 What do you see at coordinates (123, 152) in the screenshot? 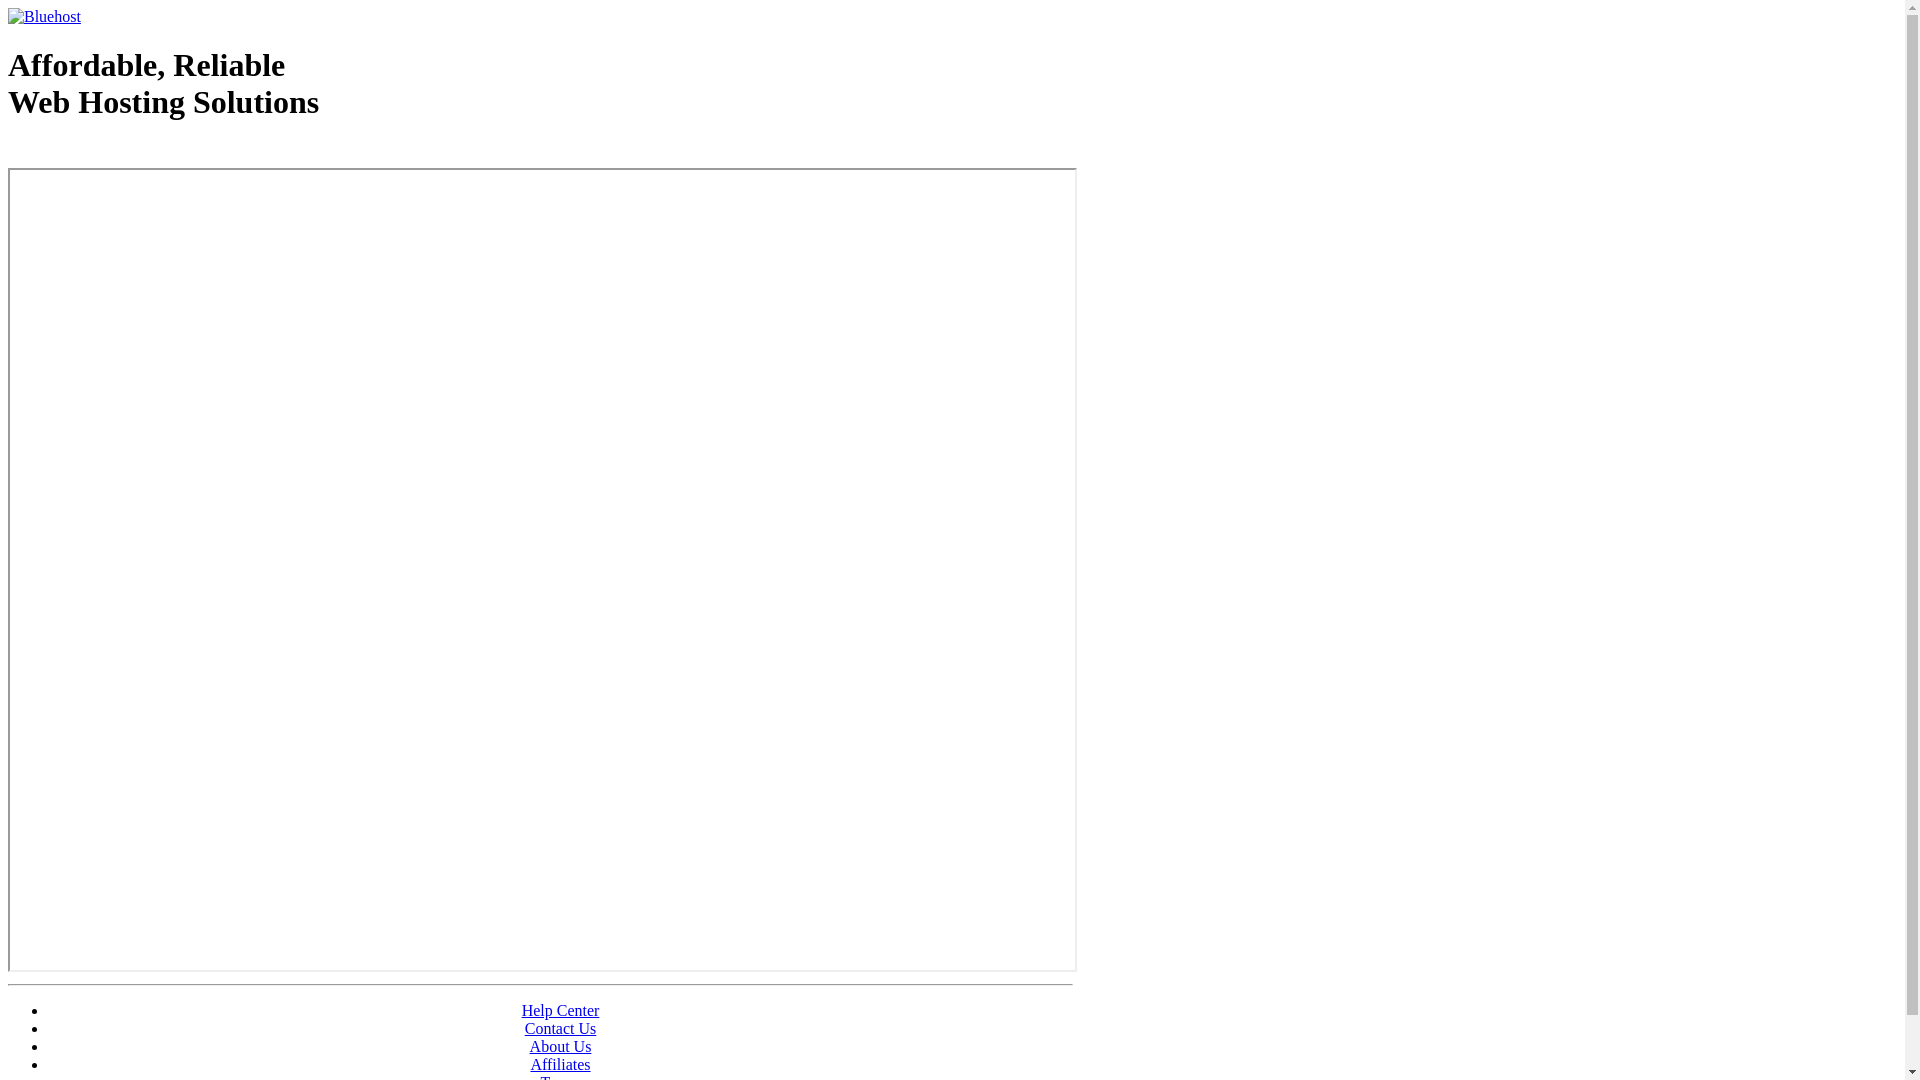
I see `'Web Hosting - courtesy of www.bluehost.com'` at bounding box center [123, 152].